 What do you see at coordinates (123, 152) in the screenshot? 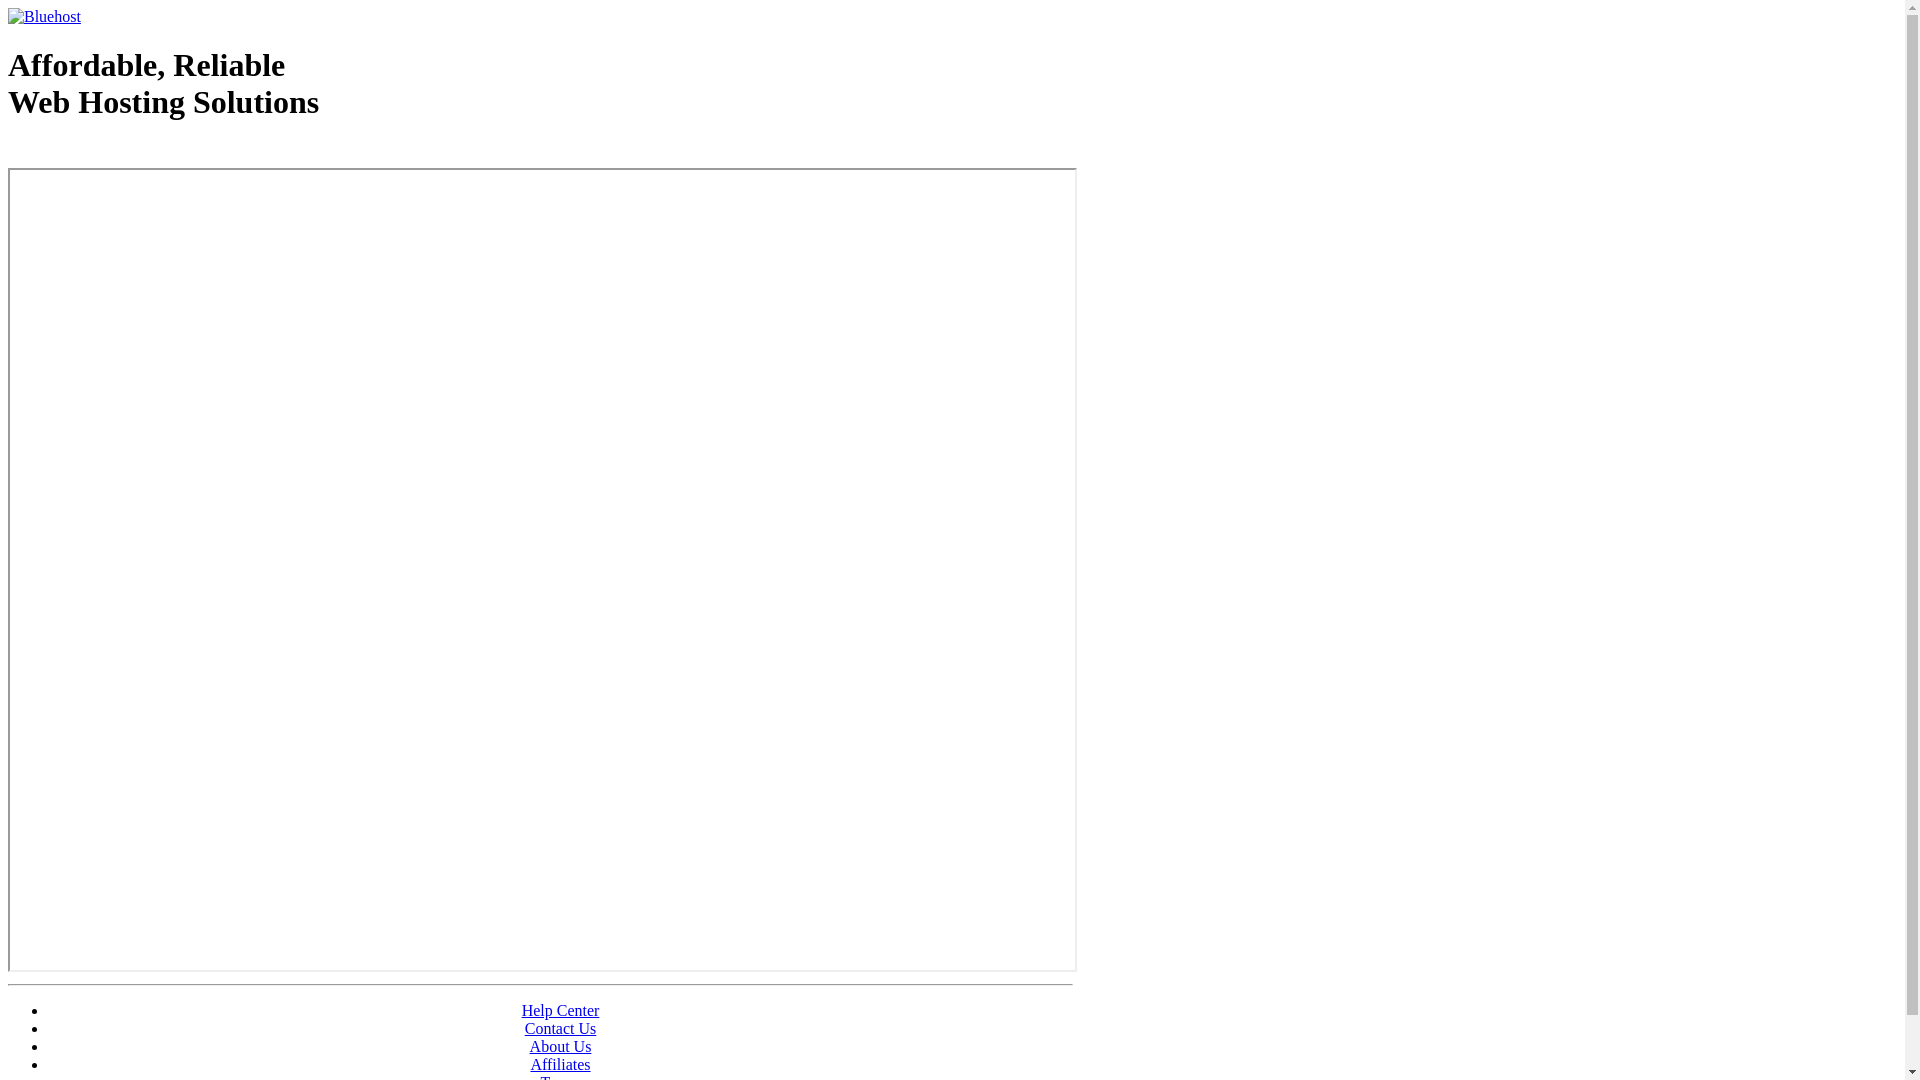
I see `'Web Hosting - courtesy of www.bluehost.com'` at bounding box center [123, 152].